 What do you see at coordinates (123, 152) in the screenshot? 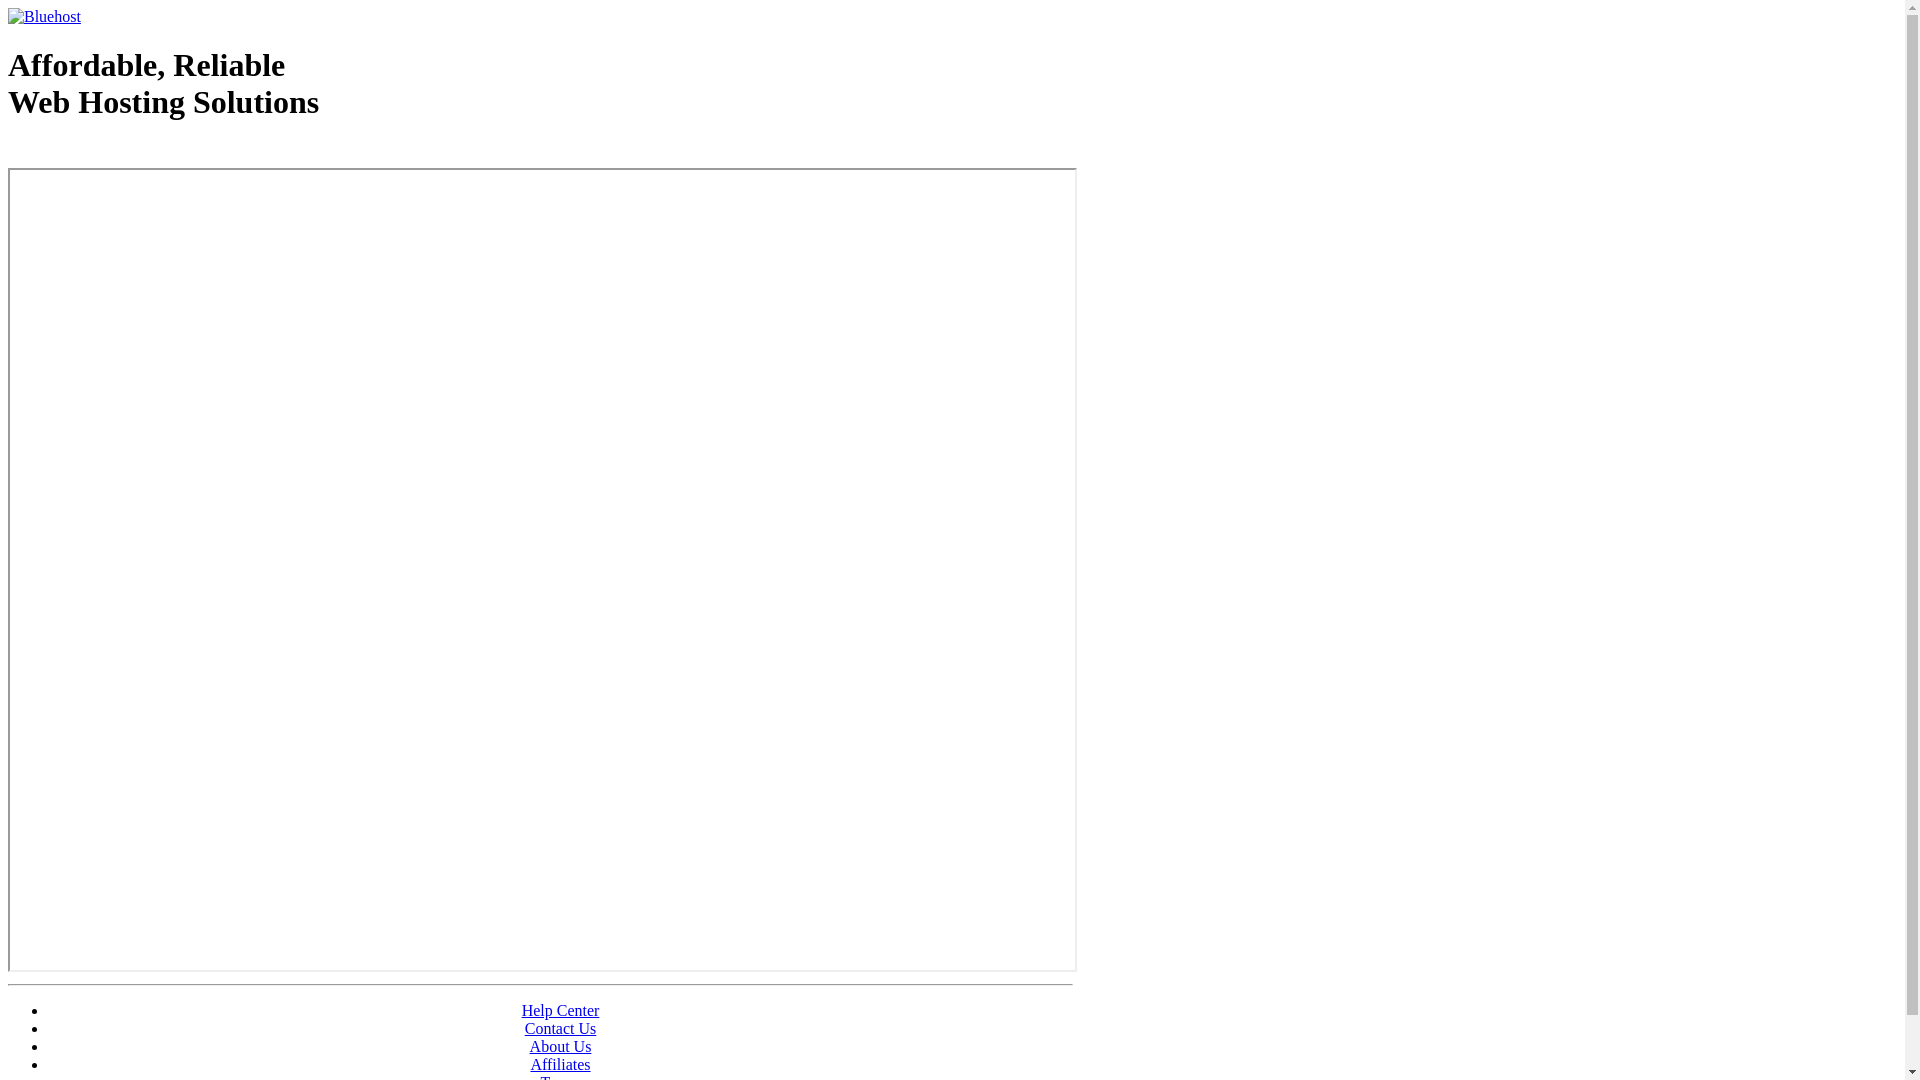
I see `'Web Hosting - courtesy of www.bluehost.com'` at bounding box center [123, 152].